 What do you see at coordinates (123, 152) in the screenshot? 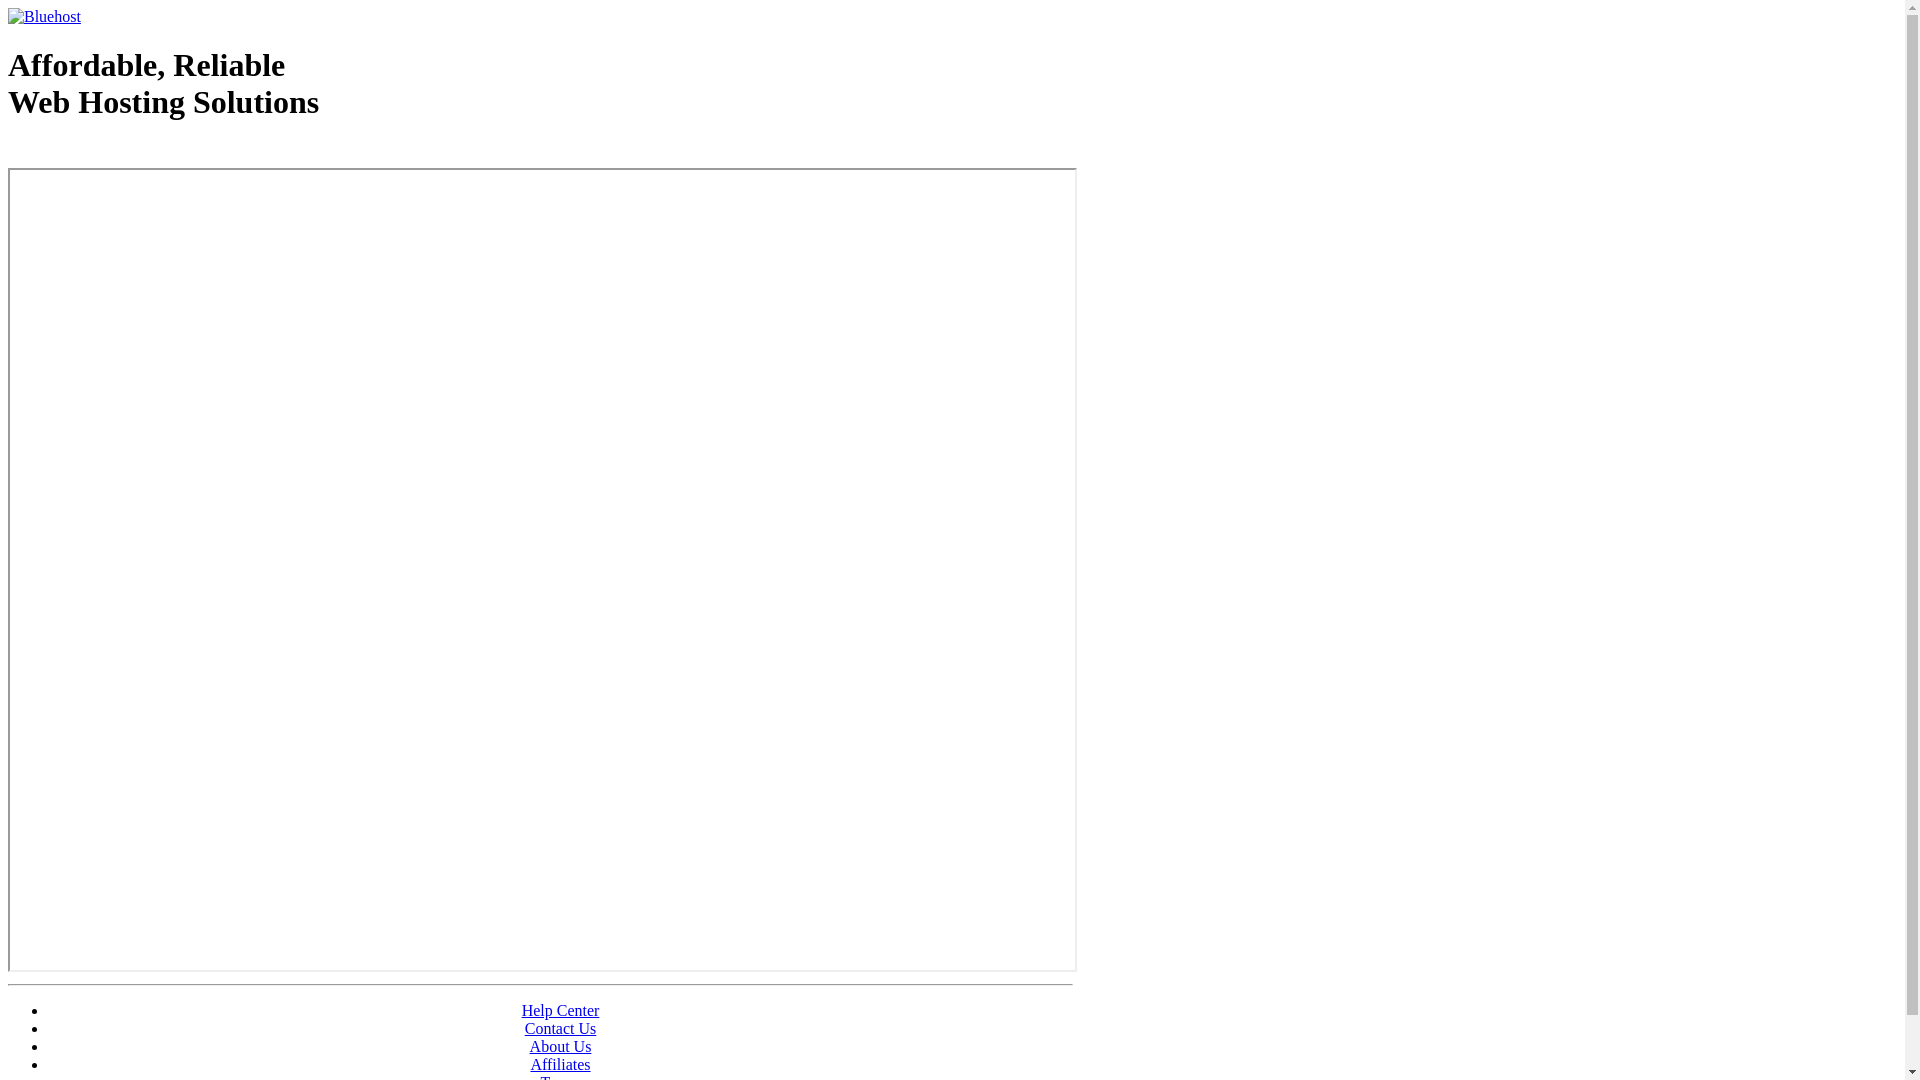
I see `'Web Hosting - courtesy of www.bluehost.com'` at bounding box center [123, 152].